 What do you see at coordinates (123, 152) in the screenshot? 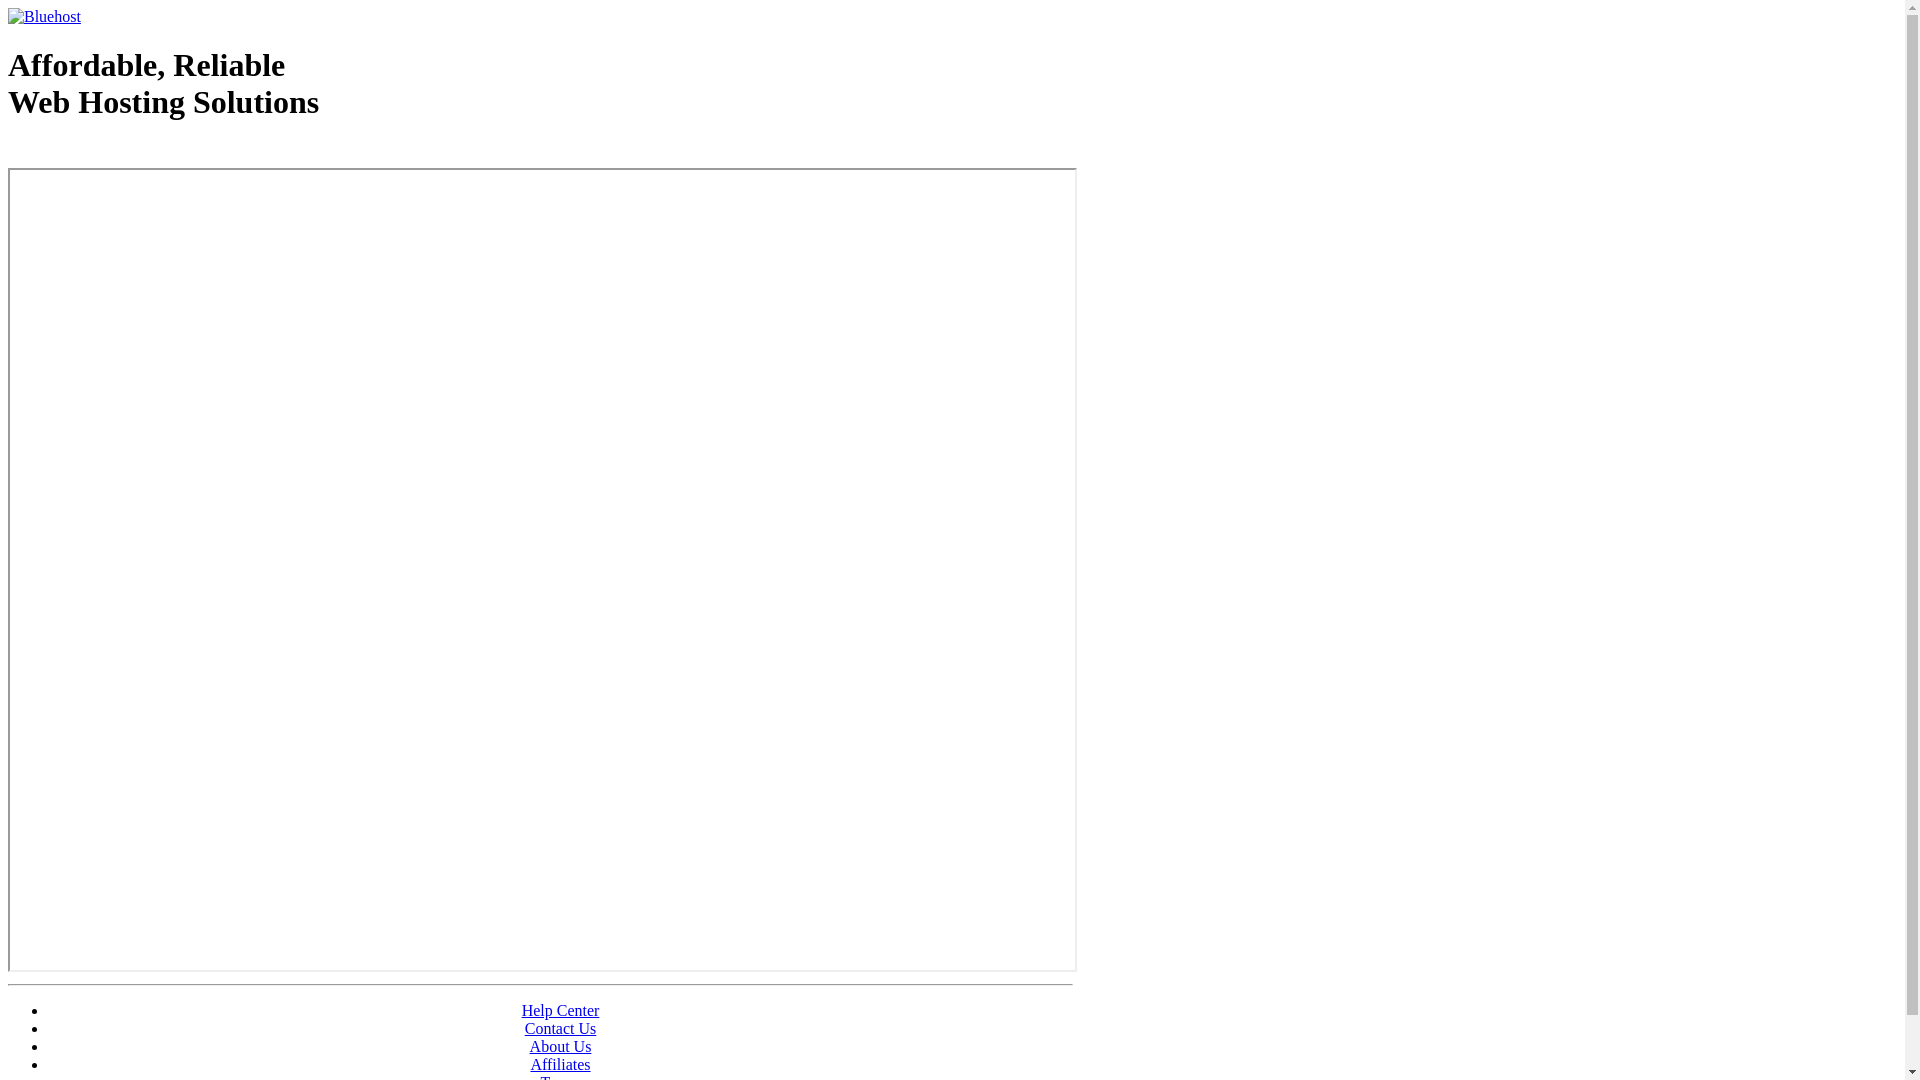
I see `'Web Hosting - courtesy of www.bluehost.com'` at bounding box center [123, 152].